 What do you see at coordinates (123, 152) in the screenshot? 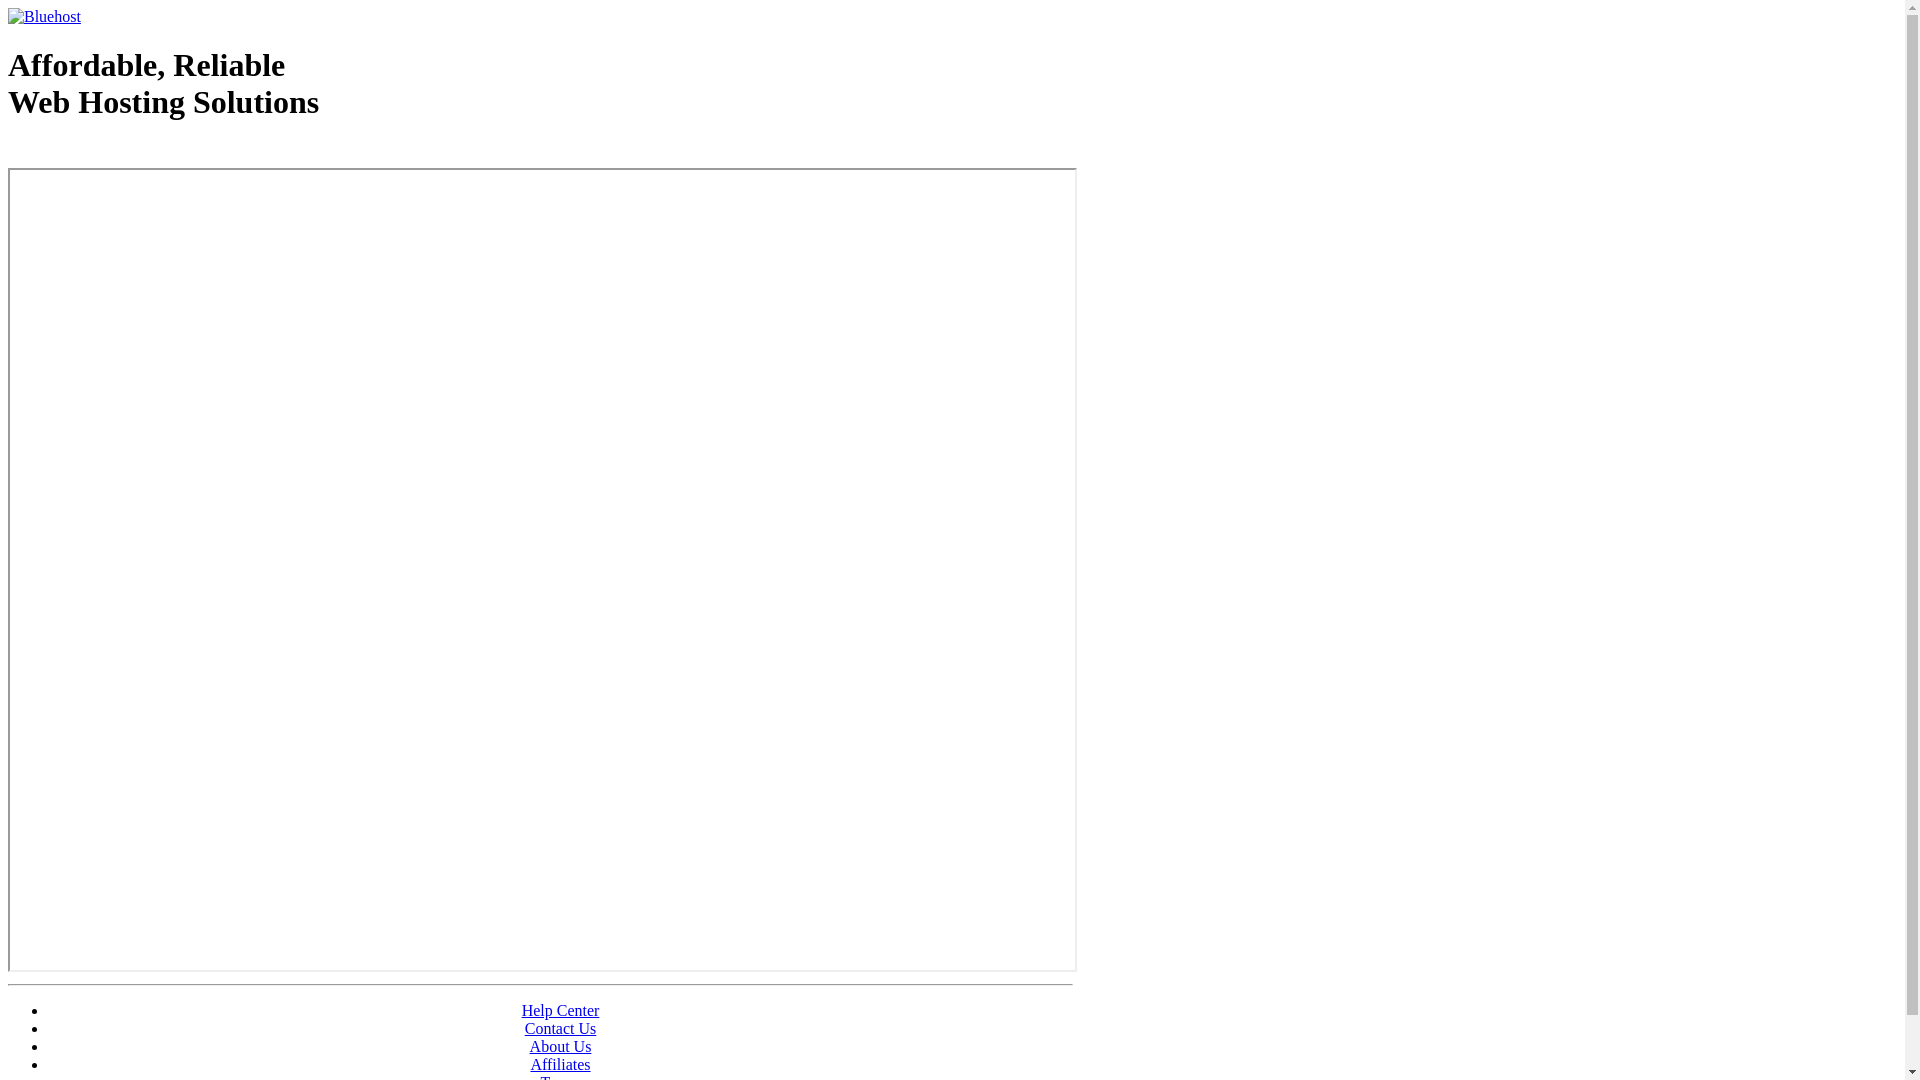
I see `'Web Hosting - courtesy of www.bluehost.com'` at bounding box center [123, 152].